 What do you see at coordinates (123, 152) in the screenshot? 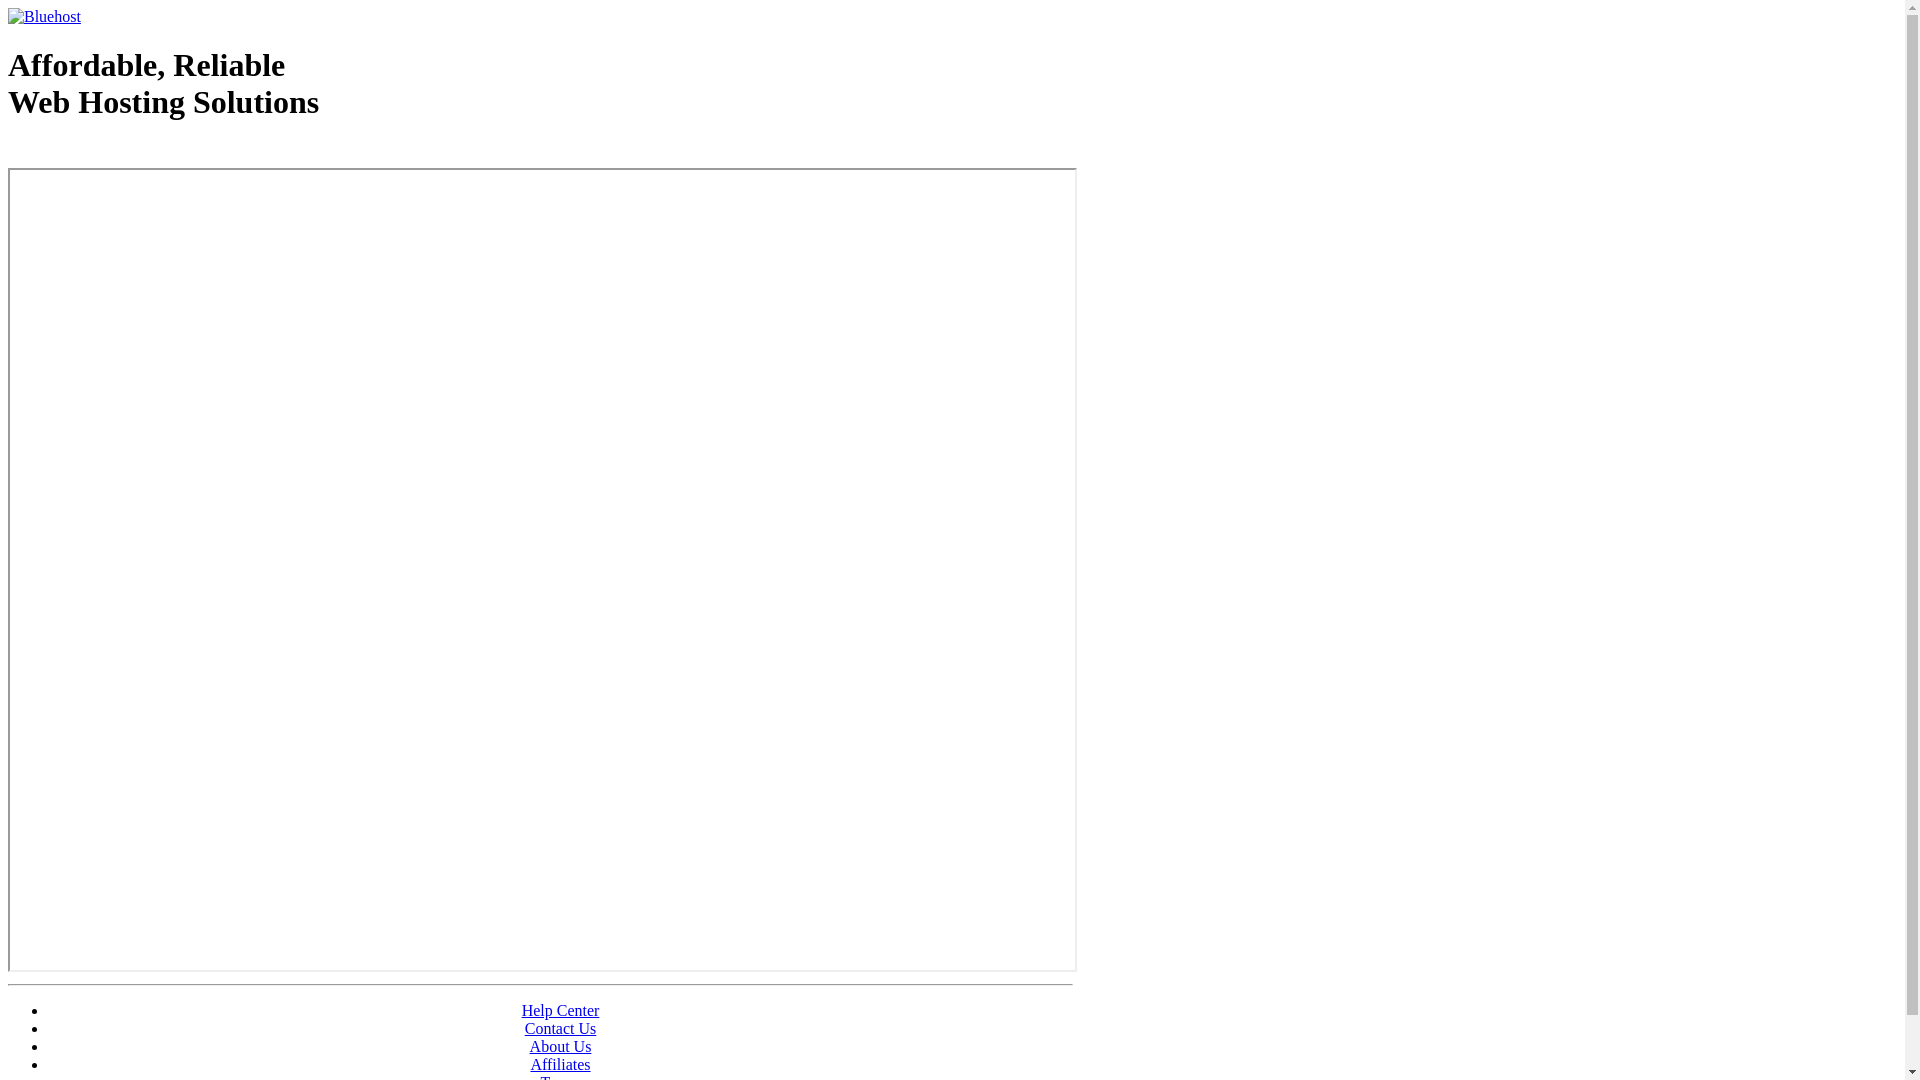
I see `'Web Hosting - courtesy of www.bluehost.com'` at bounding box center [123, 152].